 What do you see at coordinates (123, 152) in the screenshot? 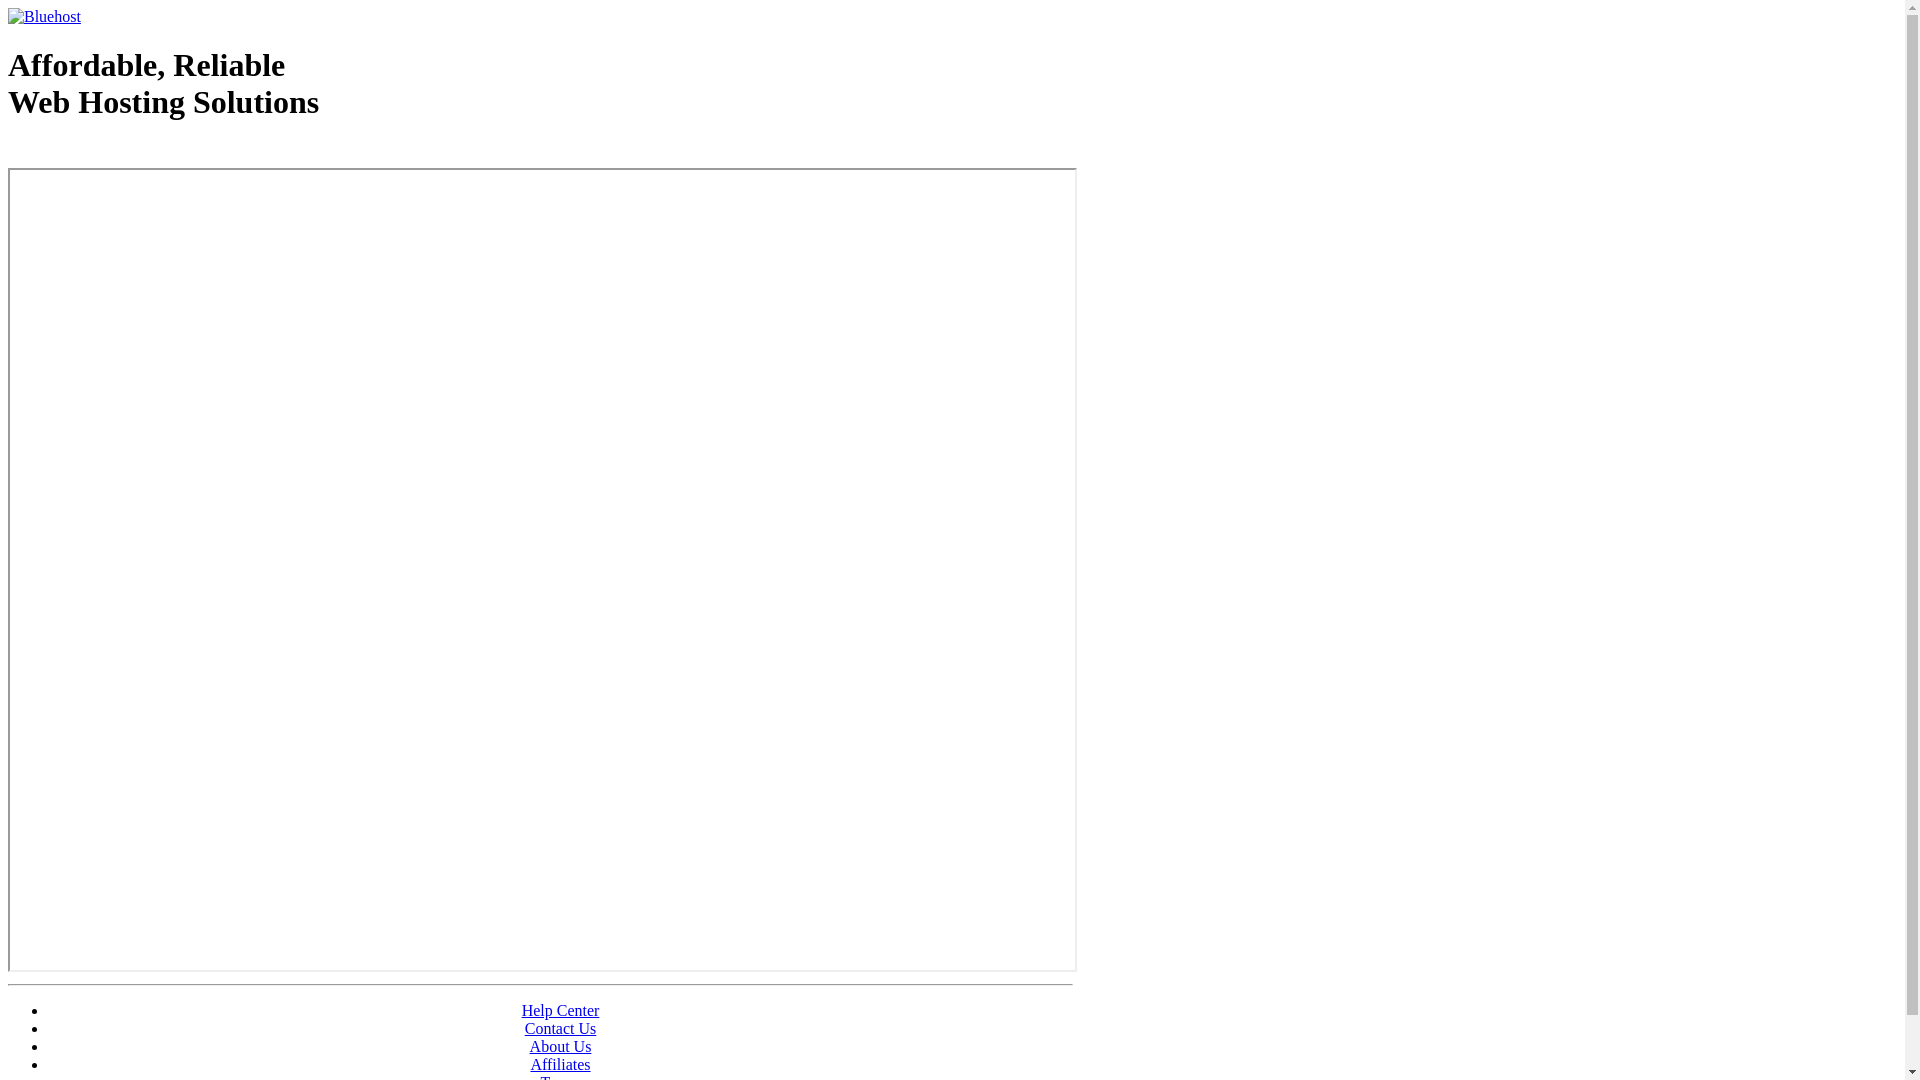
I see `'Web Hosting - courtesy of www.bluehost.com'` at bounding box center [123, 152].